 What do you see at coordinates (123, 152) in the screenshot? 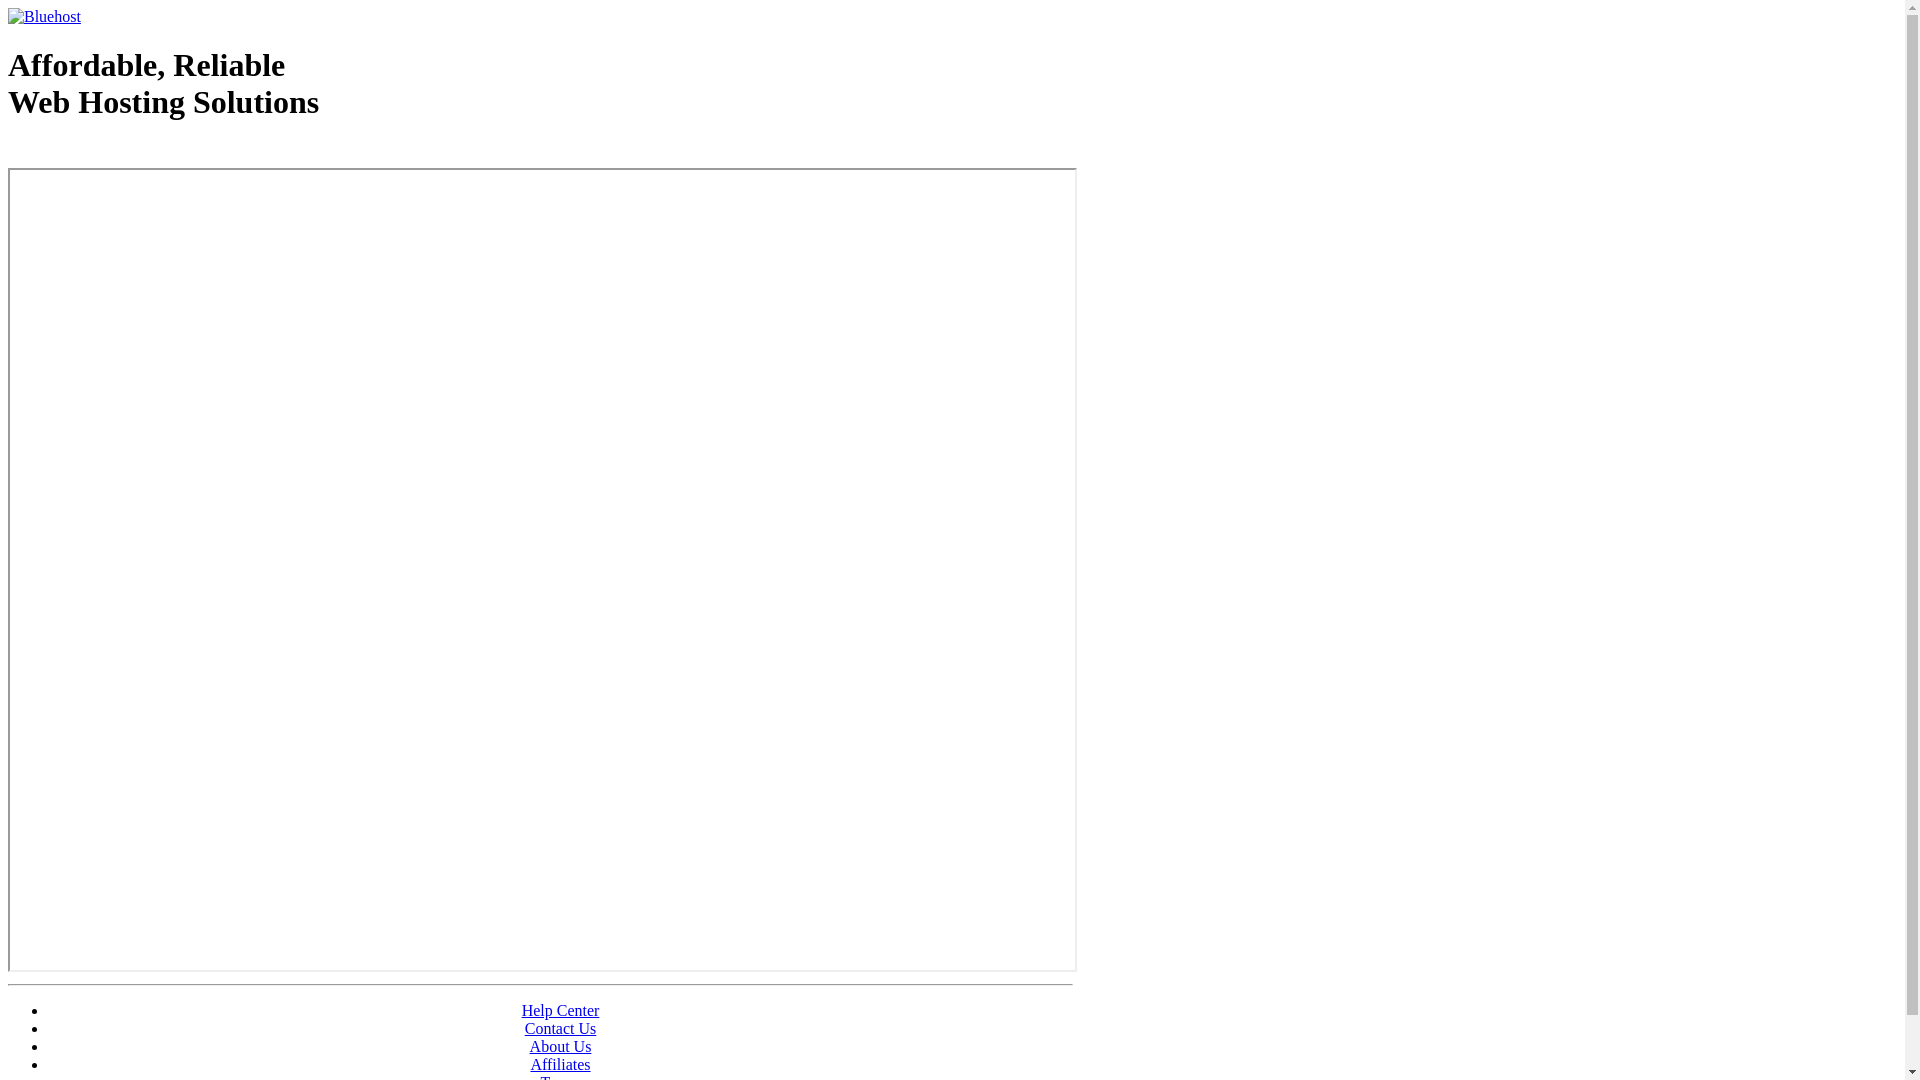
I see `'Web Hosting - courtesy of www.bluehost.com'` at bounding box center [123, 152].